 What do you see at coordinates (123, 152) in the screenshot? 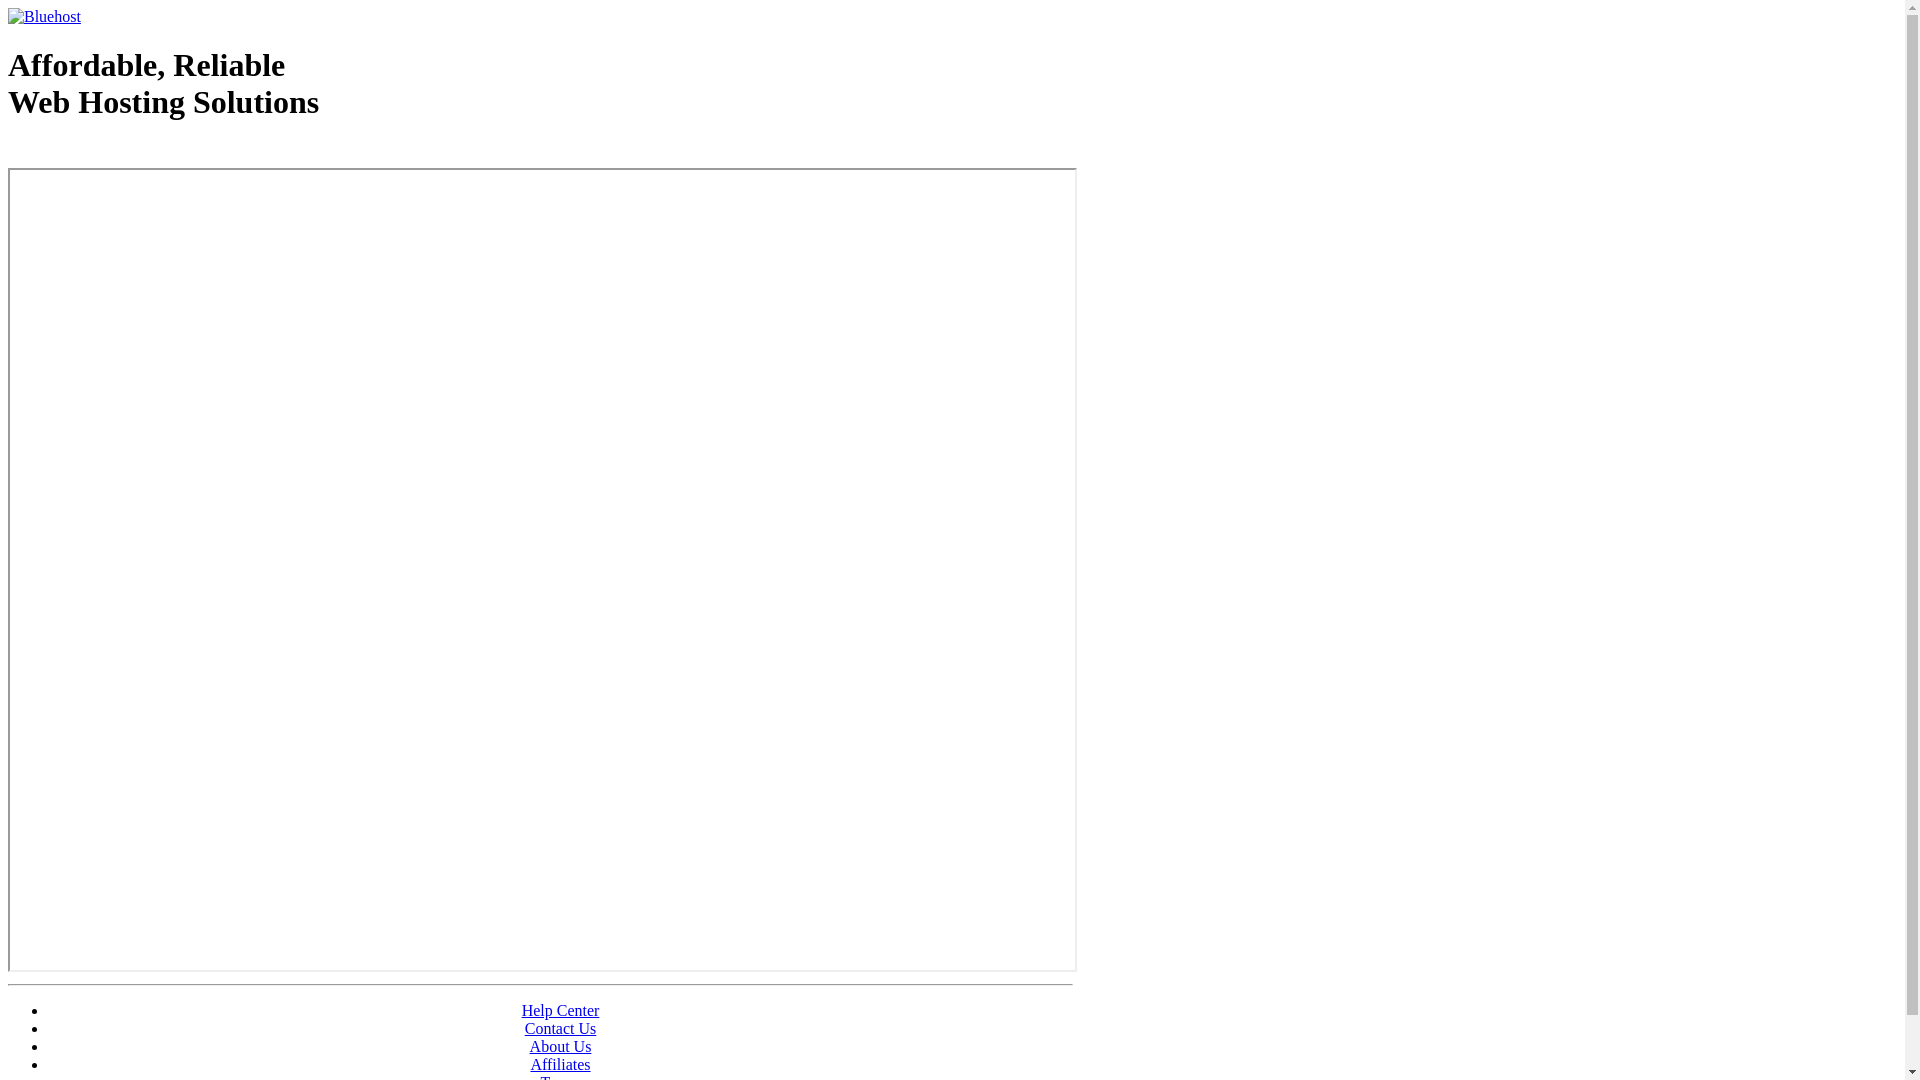
I see `'Web Hosting - courtesy of www.bluehost.com'` at bounding box center [123, 152].